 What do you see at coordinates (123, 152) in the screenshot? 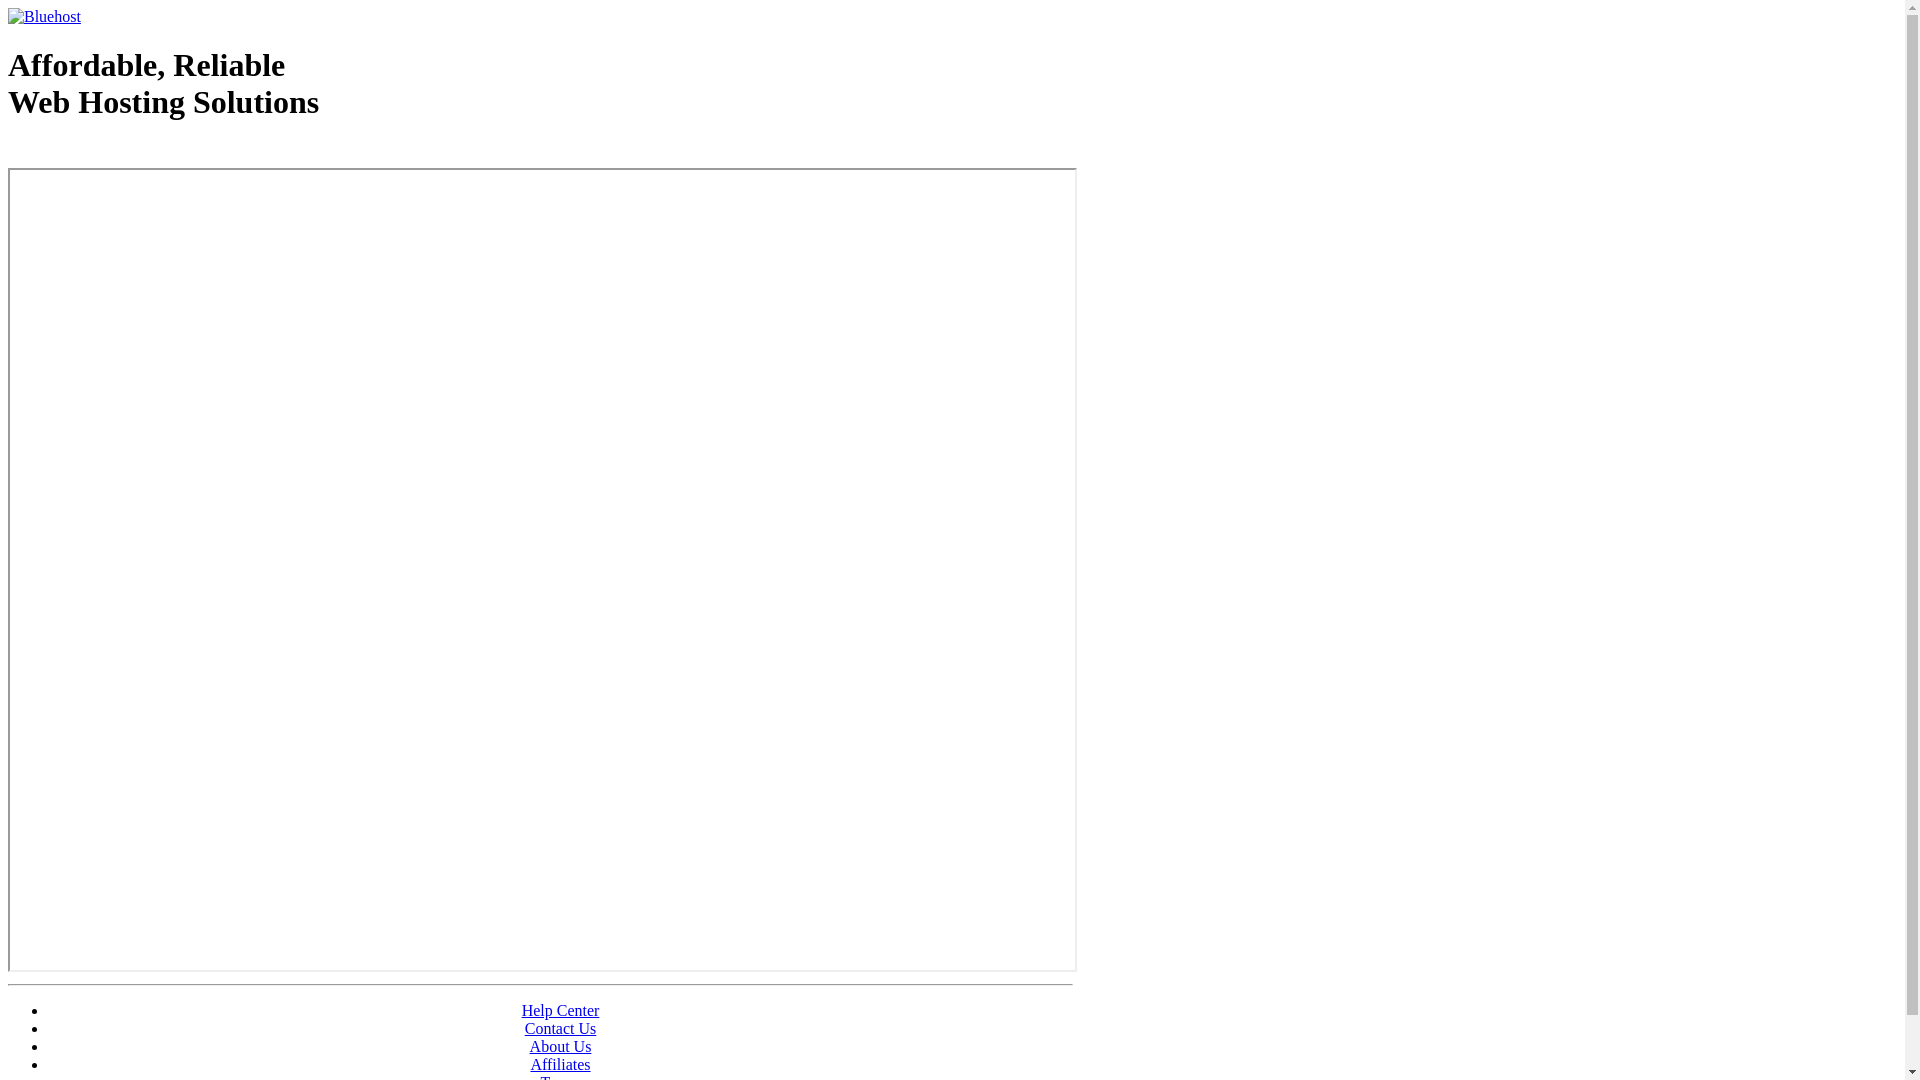
I see `'Web Hosting - courtesy of www.bluehost.com'` at bounding box center [123, 152].